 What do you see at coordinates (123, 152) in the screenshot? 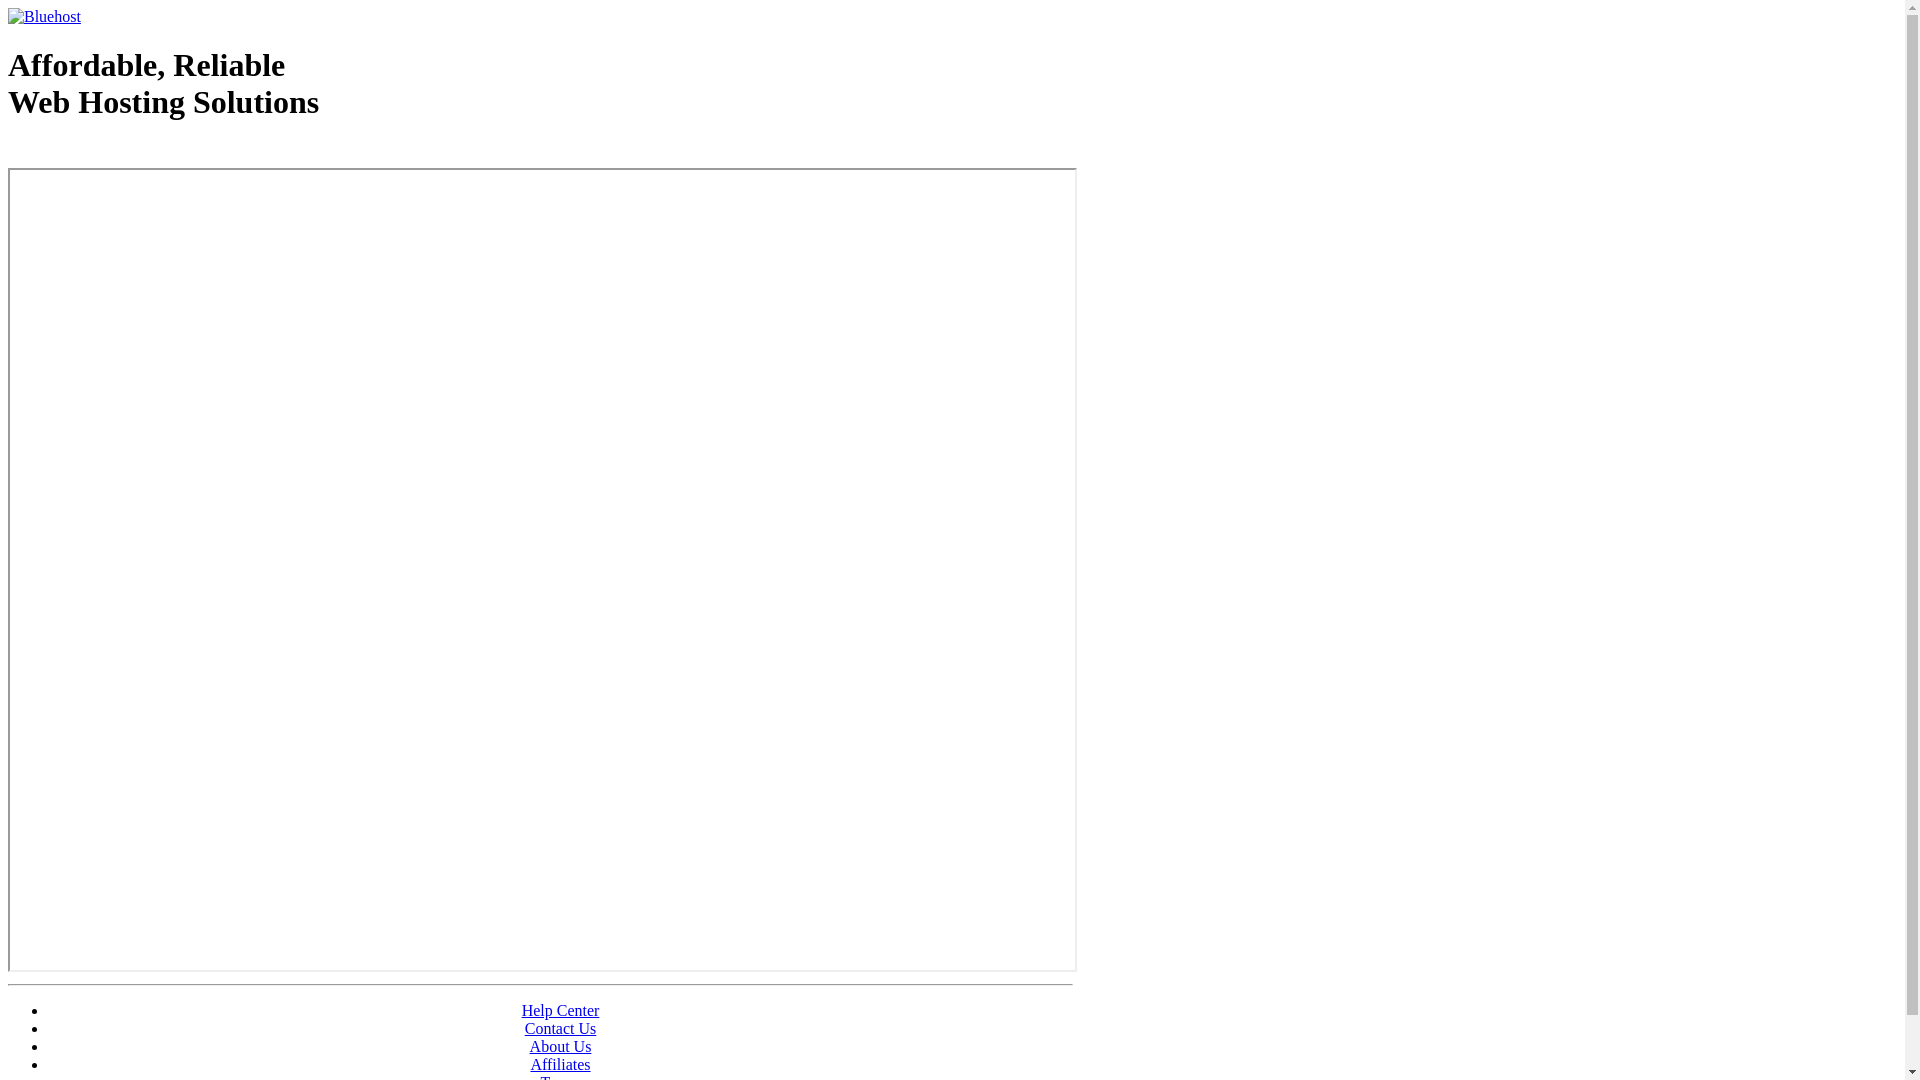
I see `'Web Hosting - courtesy of www.bluehost.com'` at bounding box center [123, 152].